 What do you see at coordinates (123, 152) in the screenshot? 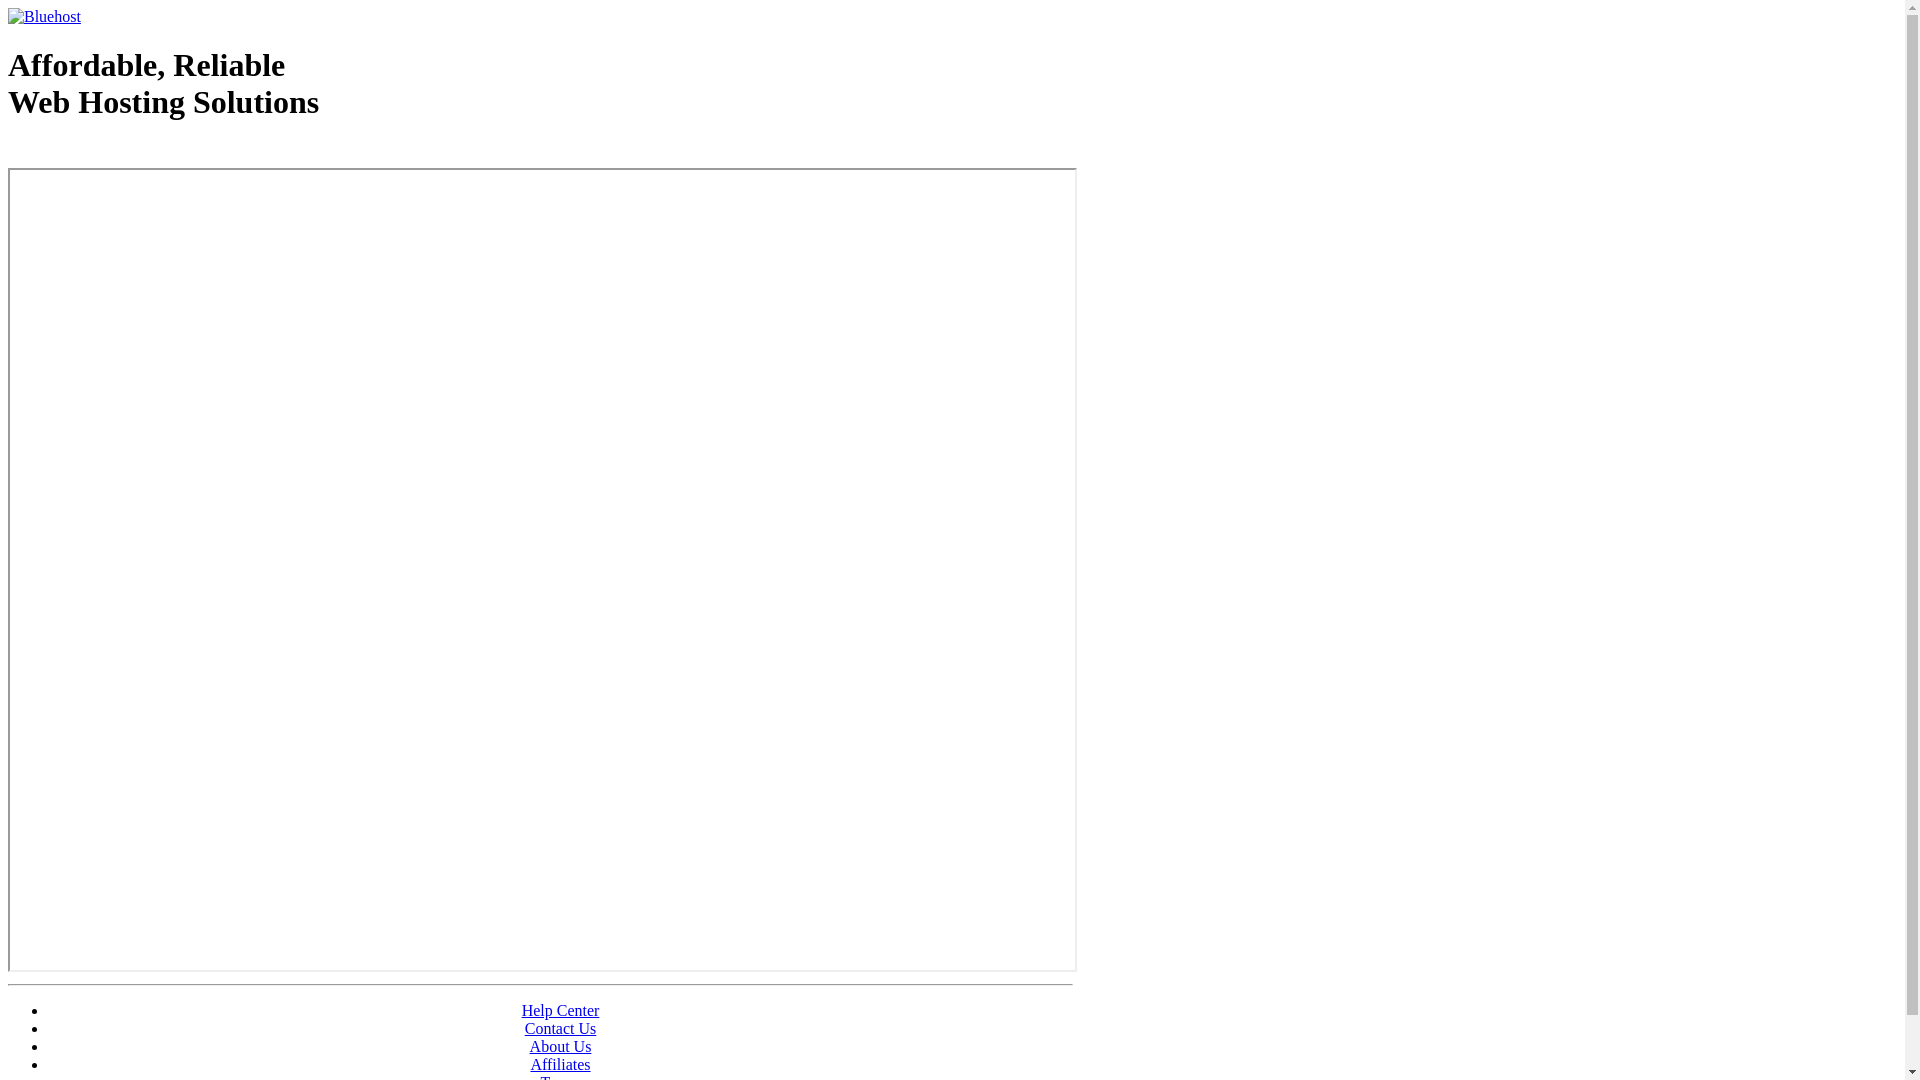
I see `'Web Hosting - courtesy of www.bluehost.com'` at bounding box center [123, 152].